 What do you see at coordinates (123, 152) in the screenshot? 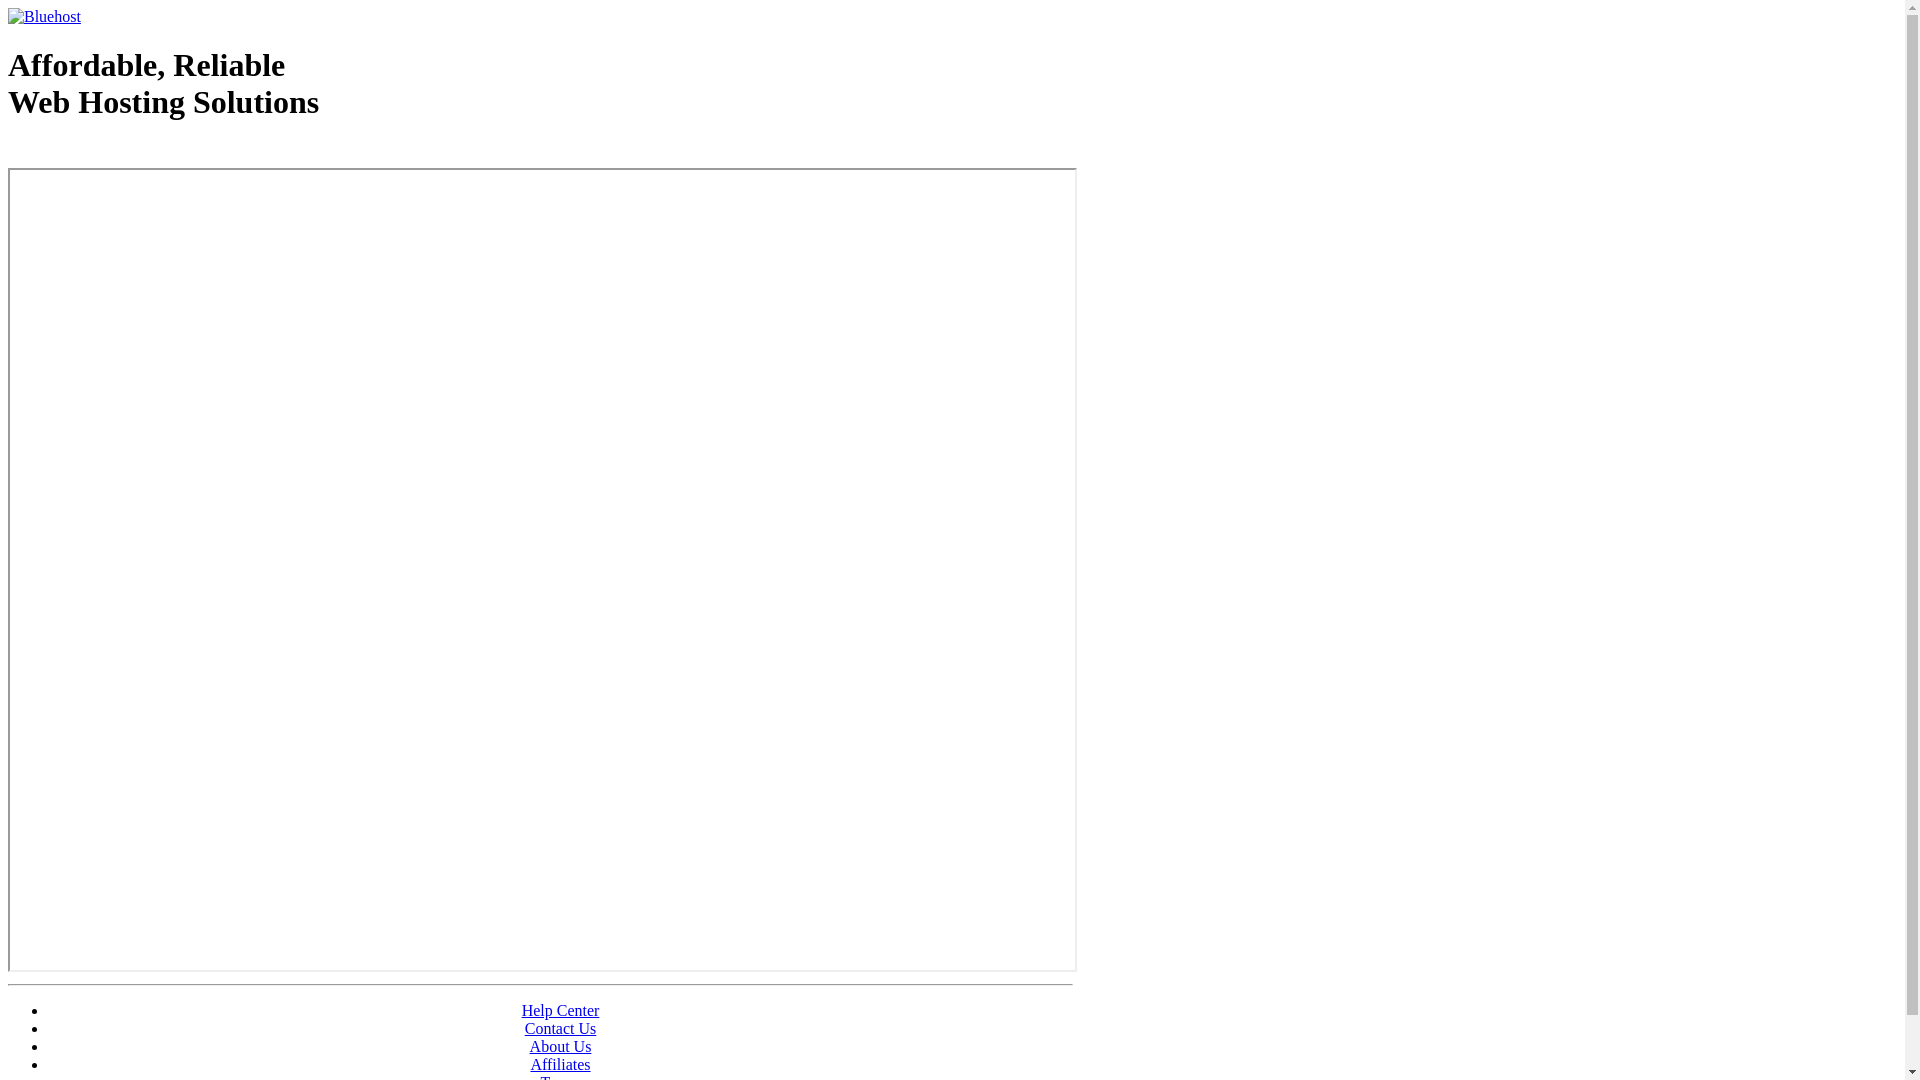
I see `'Web Hosting - courtesy of www.bluehost.com'` at bounding box center [123, 152].